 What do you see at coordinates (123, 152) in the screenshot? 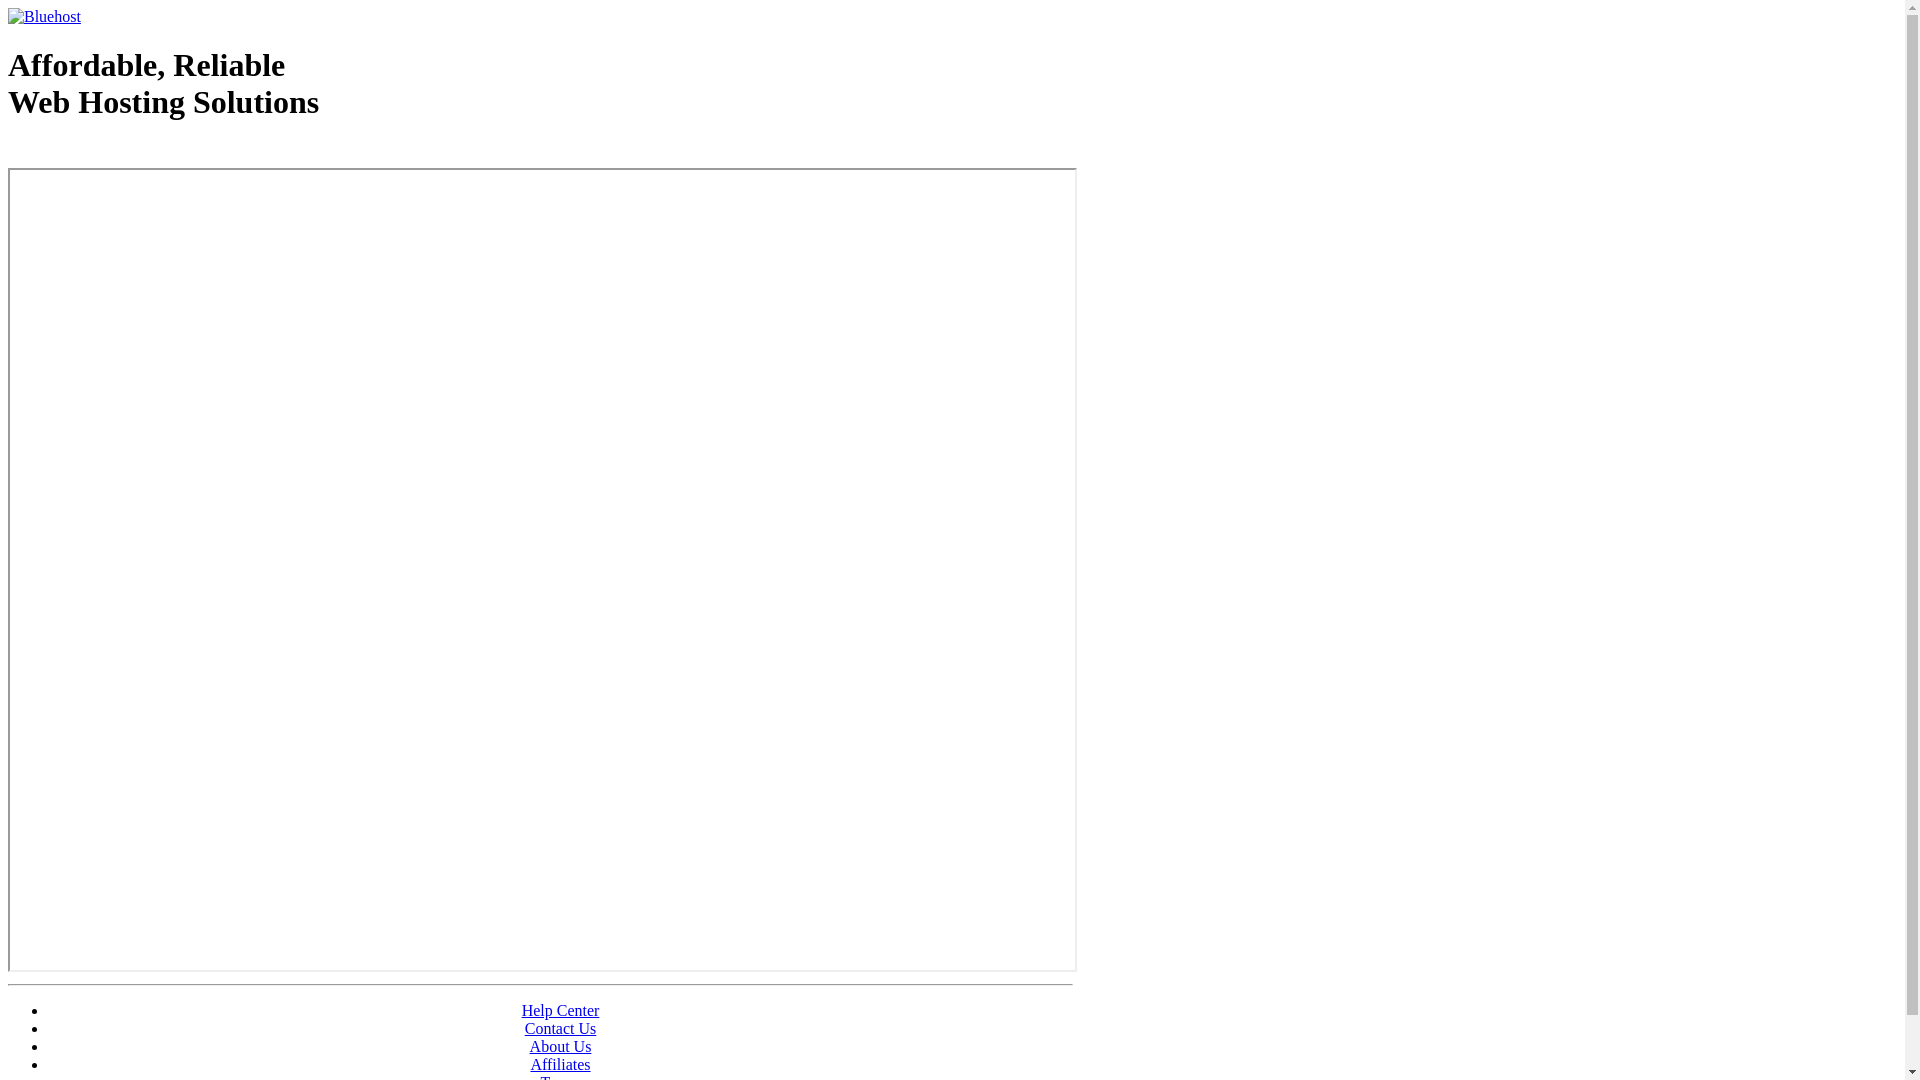
I see `'Web Hosting - courtesy of www.bluehost.com'` at bounding box center [123, 152].